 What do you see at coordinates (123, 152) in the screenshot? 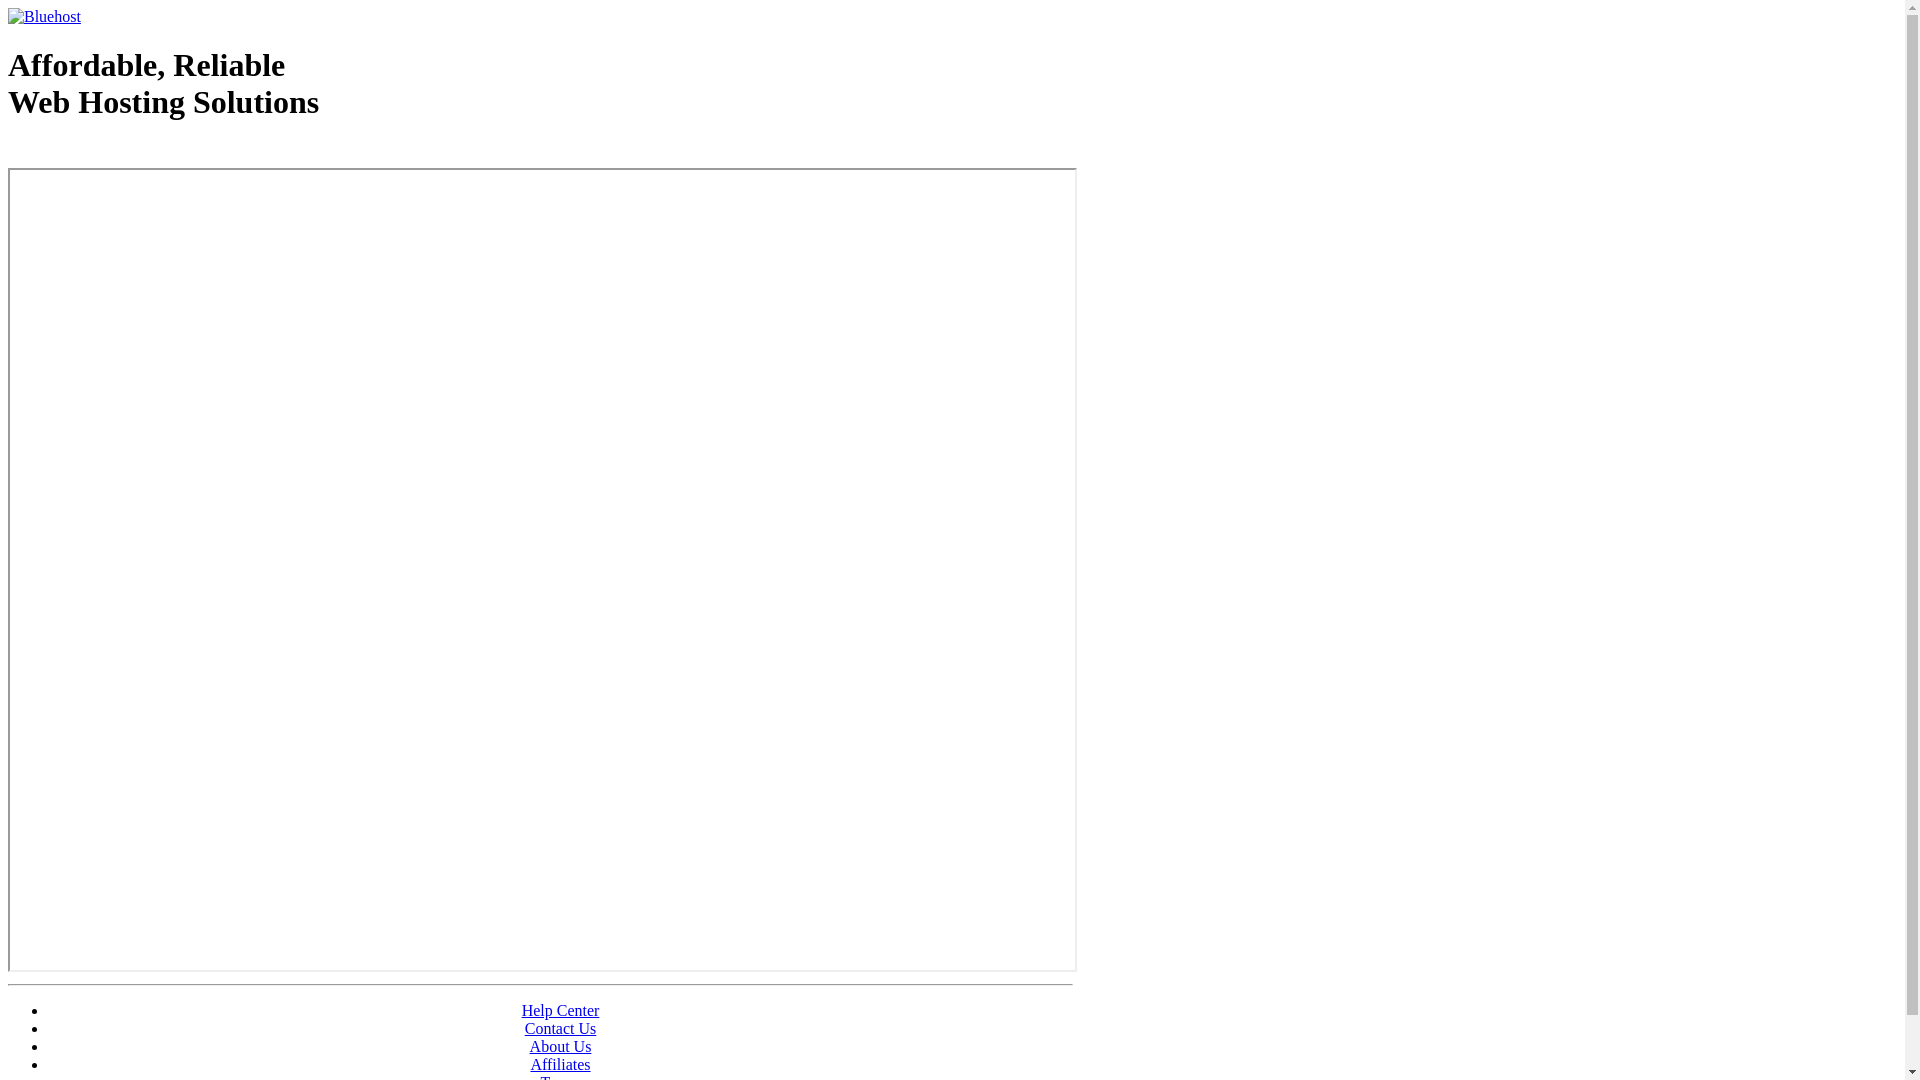
I see `'Web Hosting - courtesy of www.bluehost.com'` at bounding box center [123, 152].